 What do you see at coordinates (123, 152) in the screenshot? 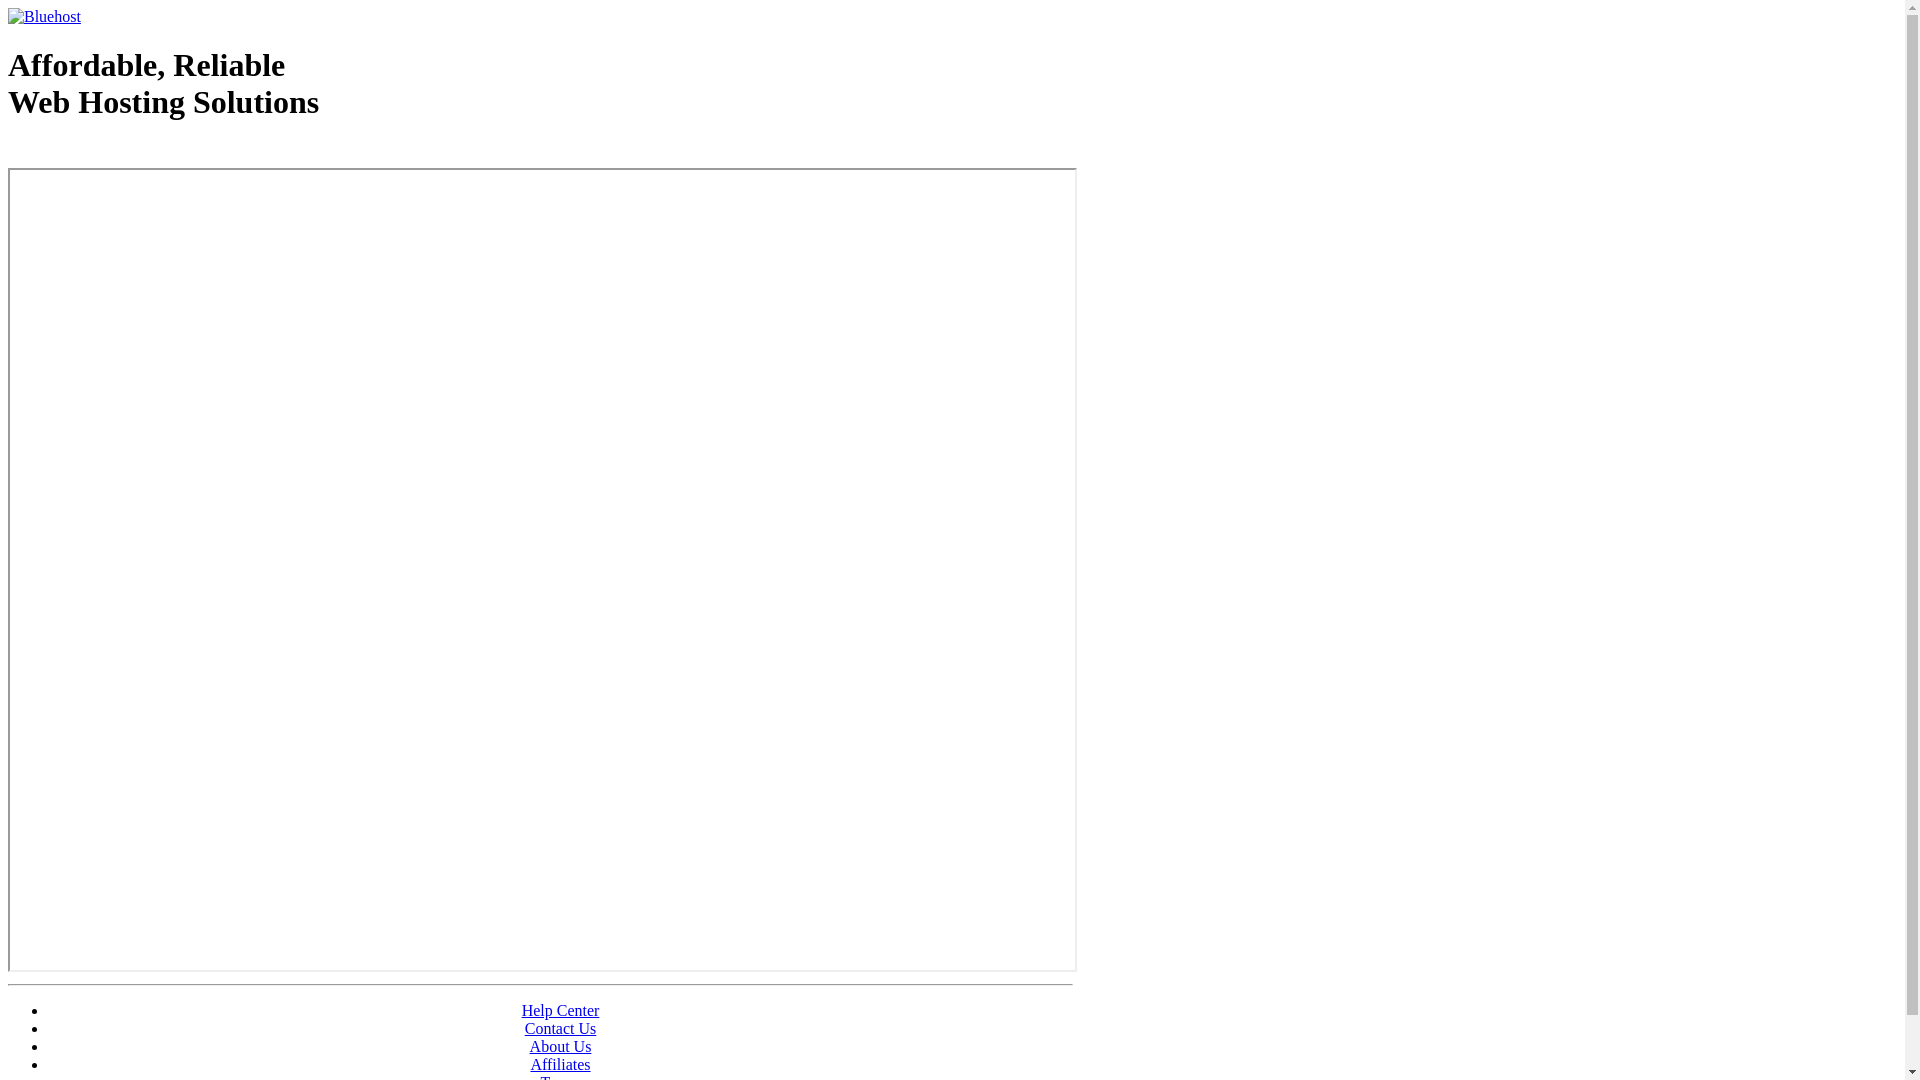
I see `'Web Hosting - courtesy of www.bluehost.com'` at bounding box center [123, 152].